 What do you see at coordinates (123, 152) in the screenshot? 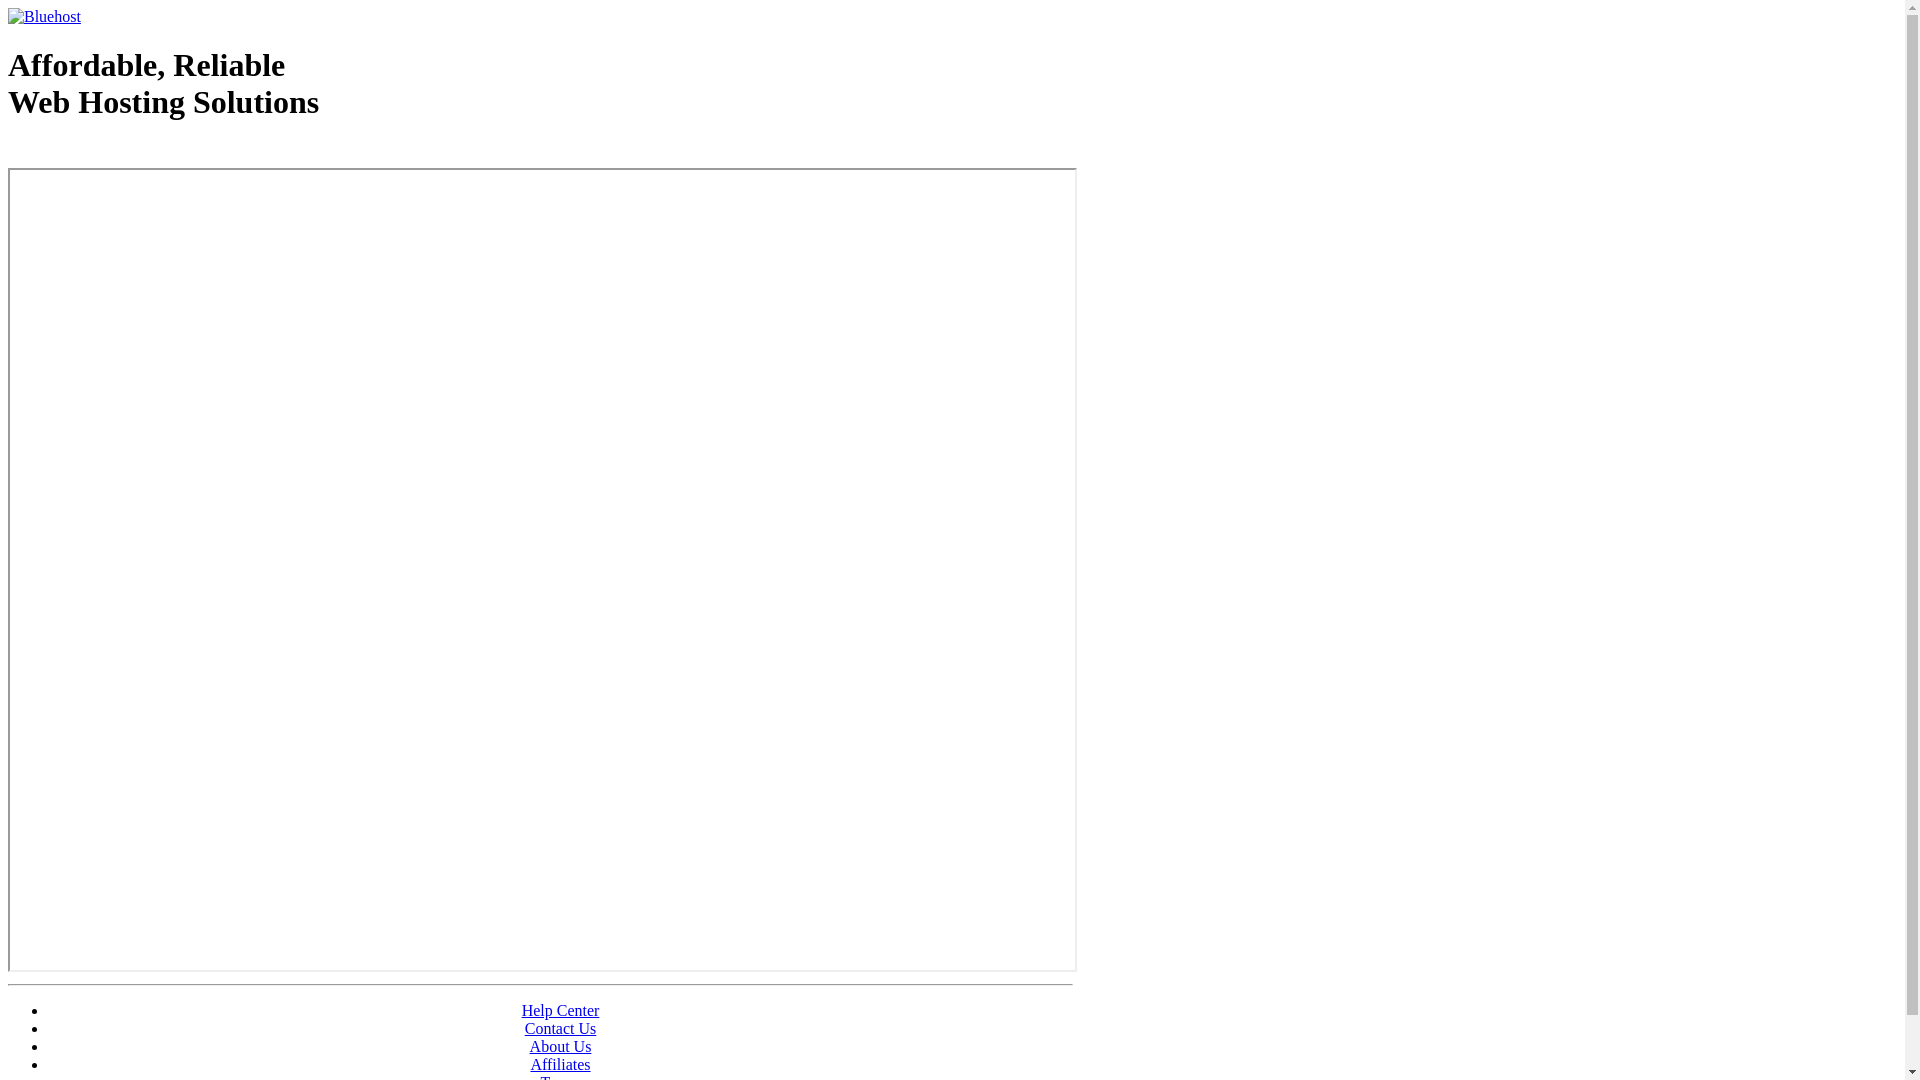
I see `'Web Hosting - courtesy of www.bluehost.com'` at bounding box center [123, 152].